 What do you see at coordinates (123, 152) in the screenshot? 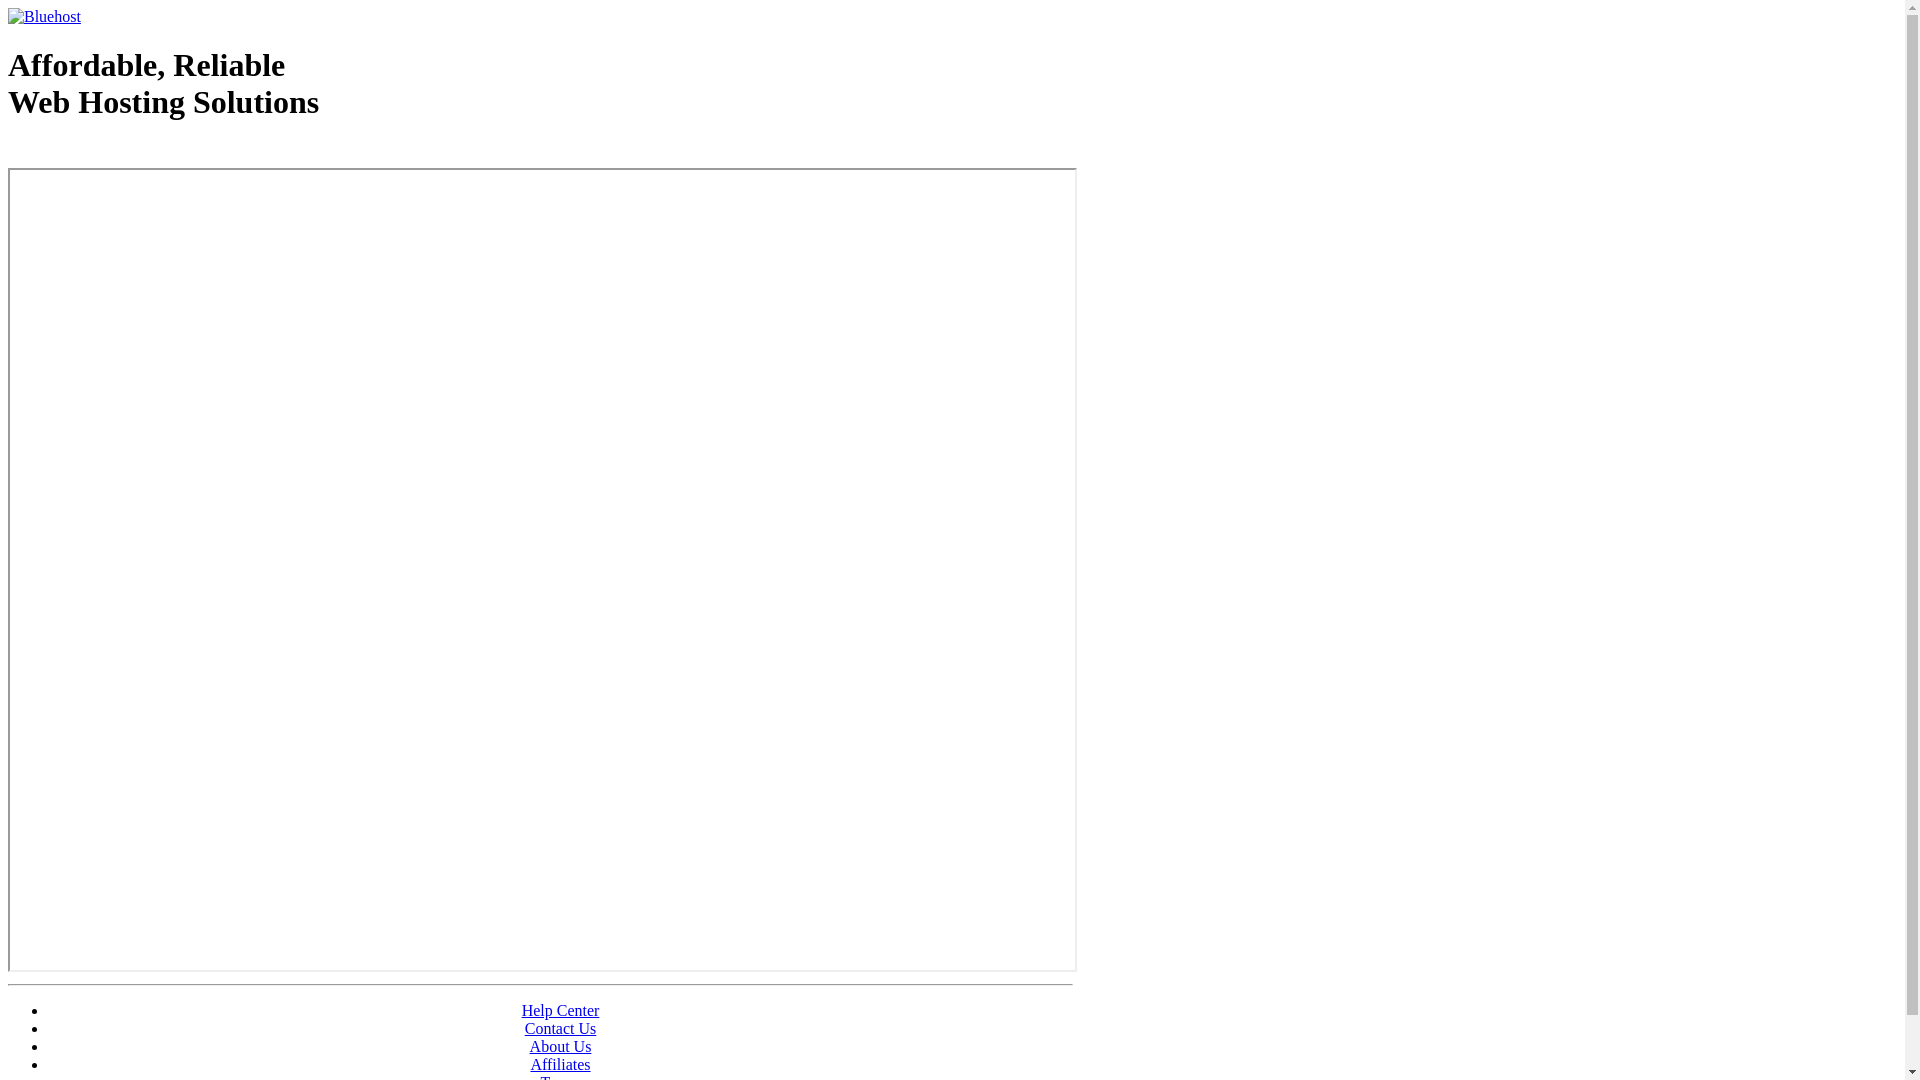
I see `'Web Hosting - courtesy of www.bluehost.com'` at bounding box center [123, 152].